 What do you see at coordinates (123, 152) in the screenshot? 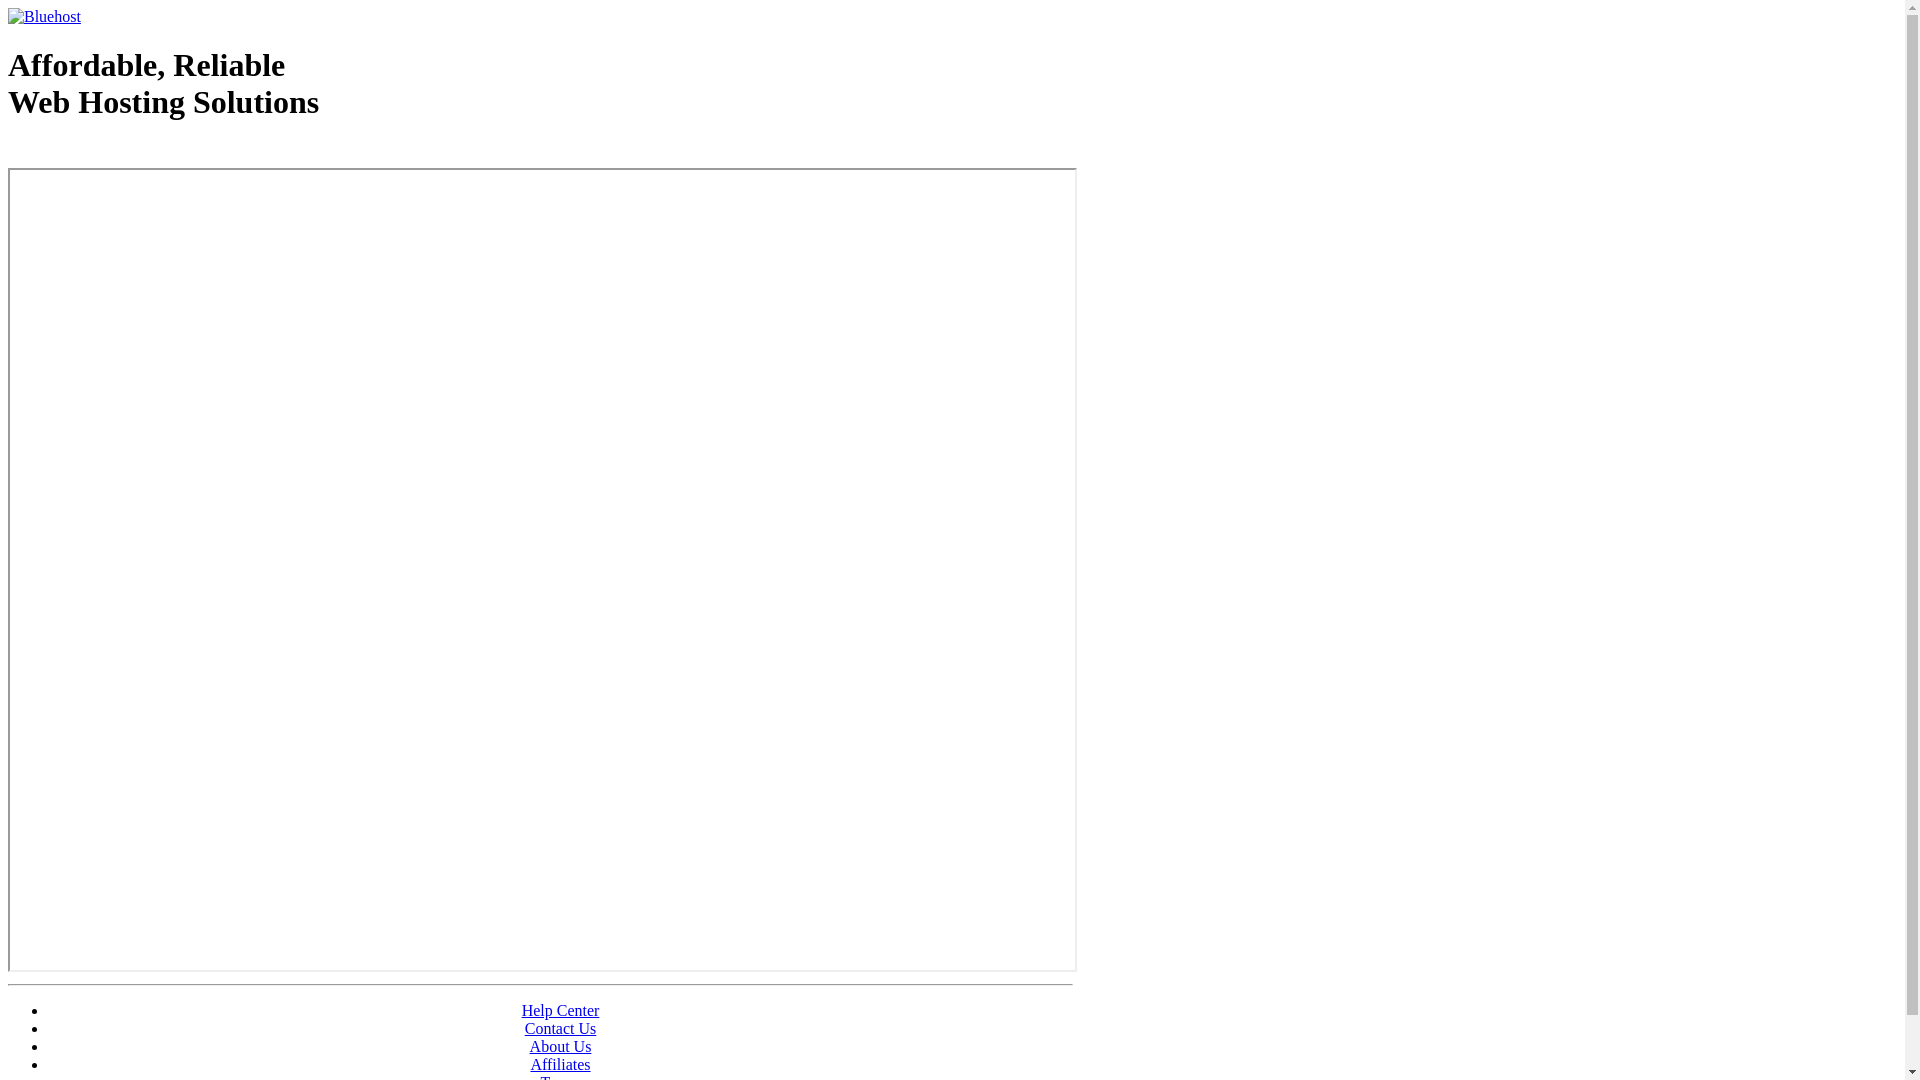
I see `'Web Hosting - courtesy of www.bluehost.com'` at bounding box center [123, 152].